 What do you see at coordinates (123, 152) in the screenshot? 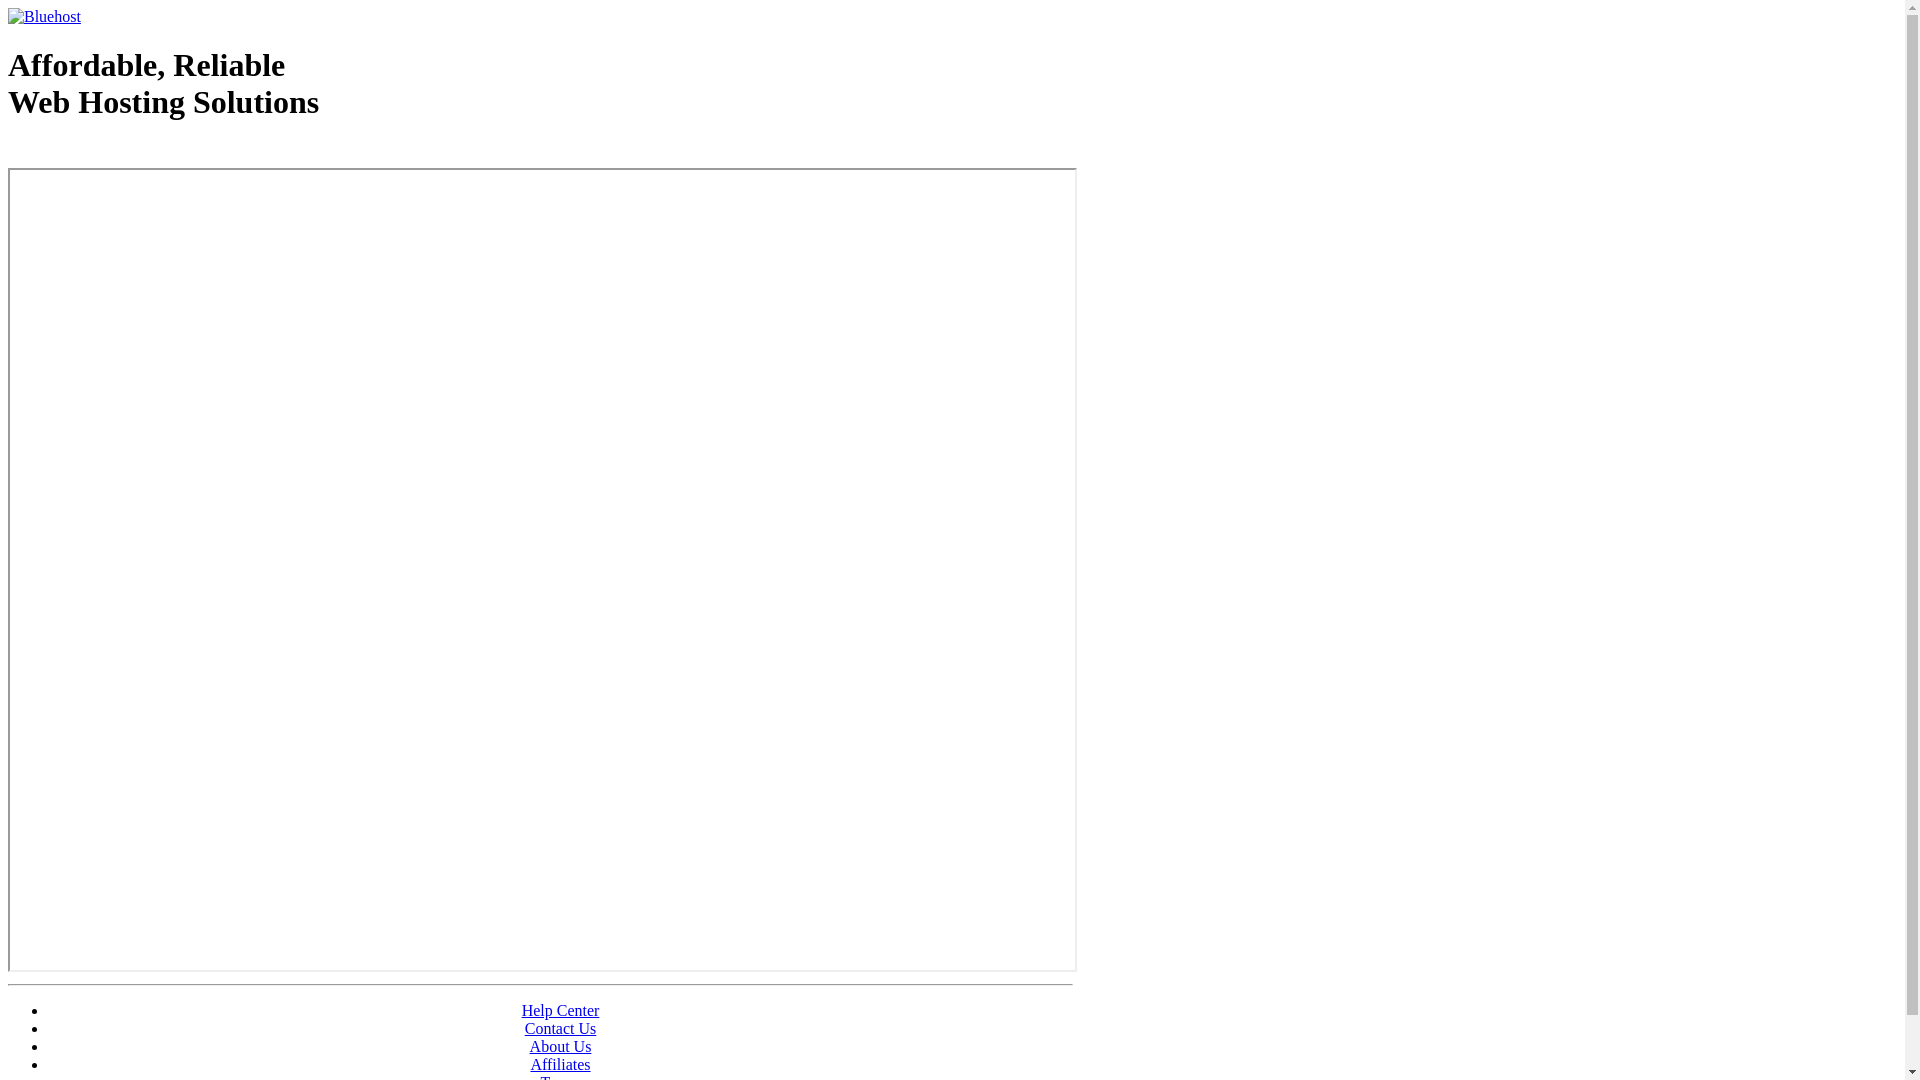
I see `'Web Hosting - courtesy of www.bluehost.com'` at bounding box center [123, 152].